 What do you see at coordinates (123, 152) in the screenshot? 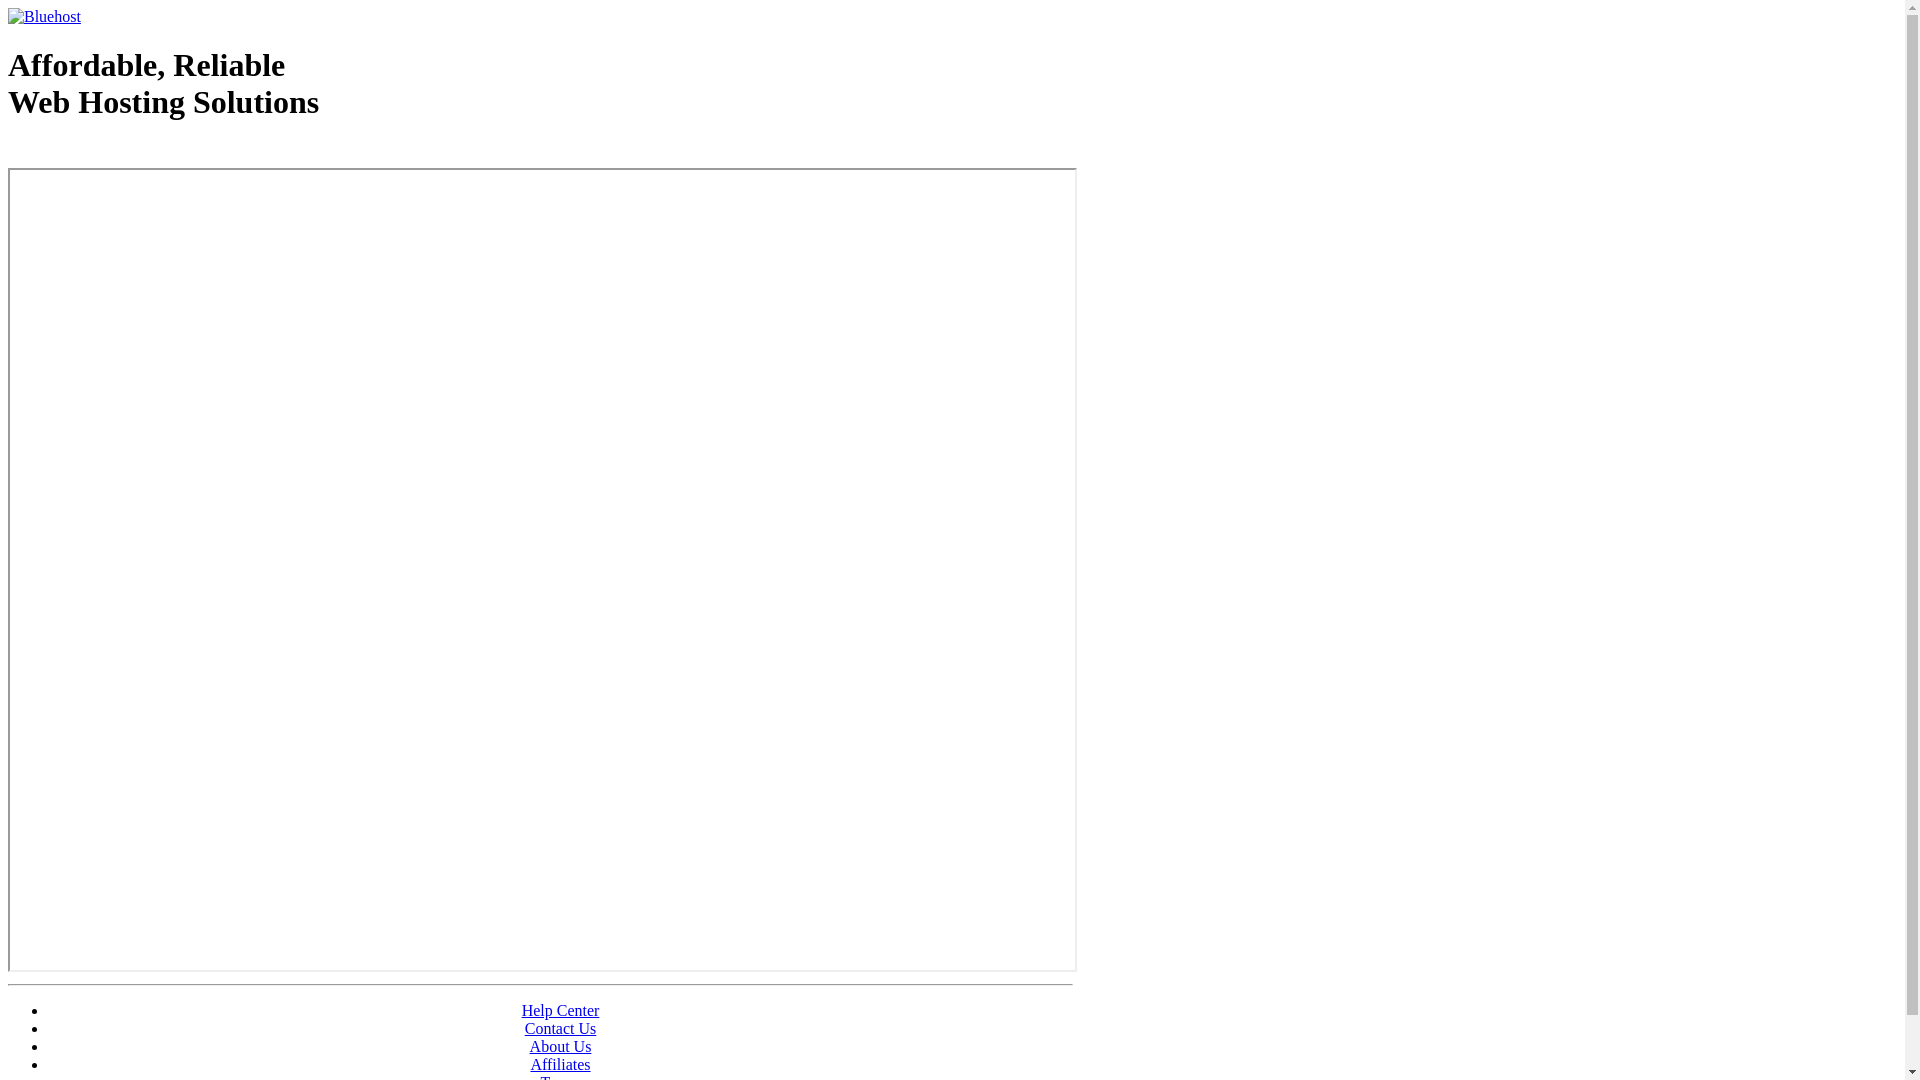
I see `'Web Hosting - courtesy of www.bluehost.com'` at bounding box center [123, 152].